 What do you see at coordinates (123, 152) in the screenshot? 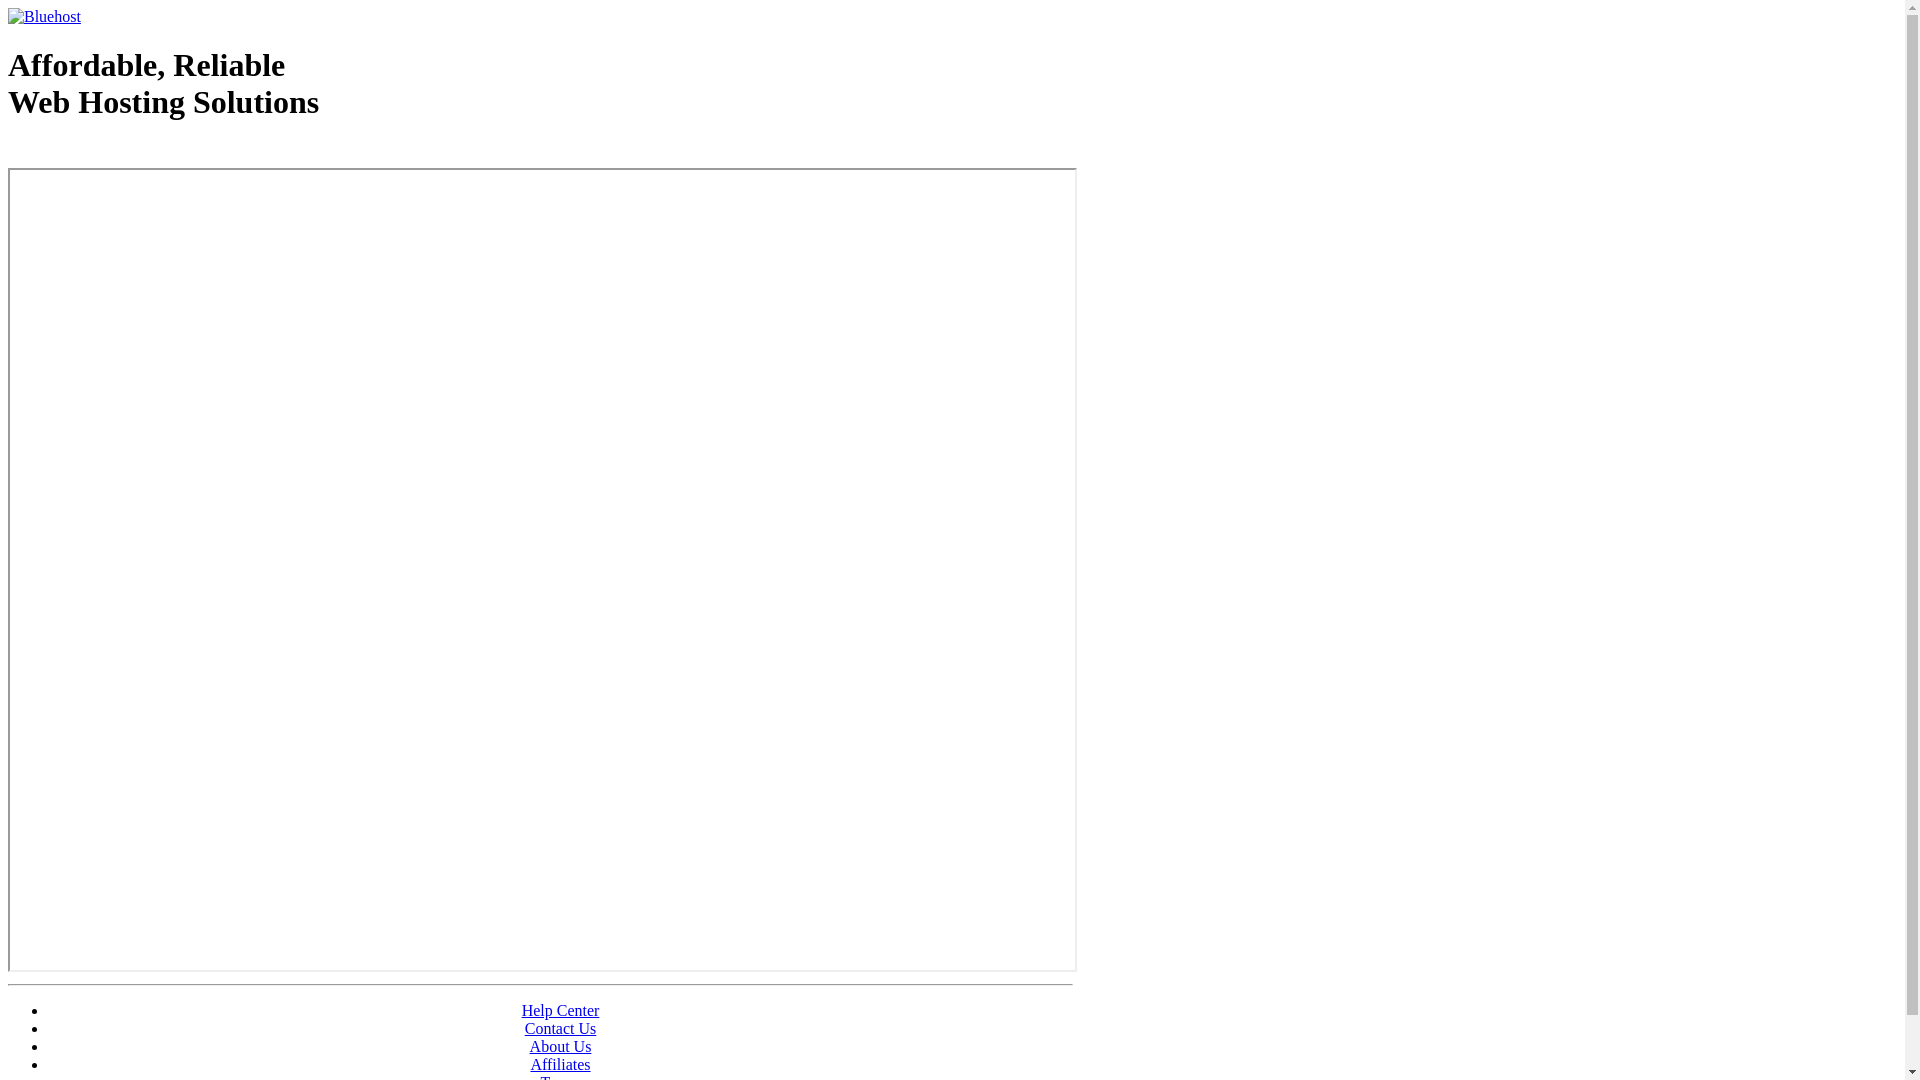
I see `'Web Hosting - courtesy of www.bluehost.com'` at bounding box center [123, 152].